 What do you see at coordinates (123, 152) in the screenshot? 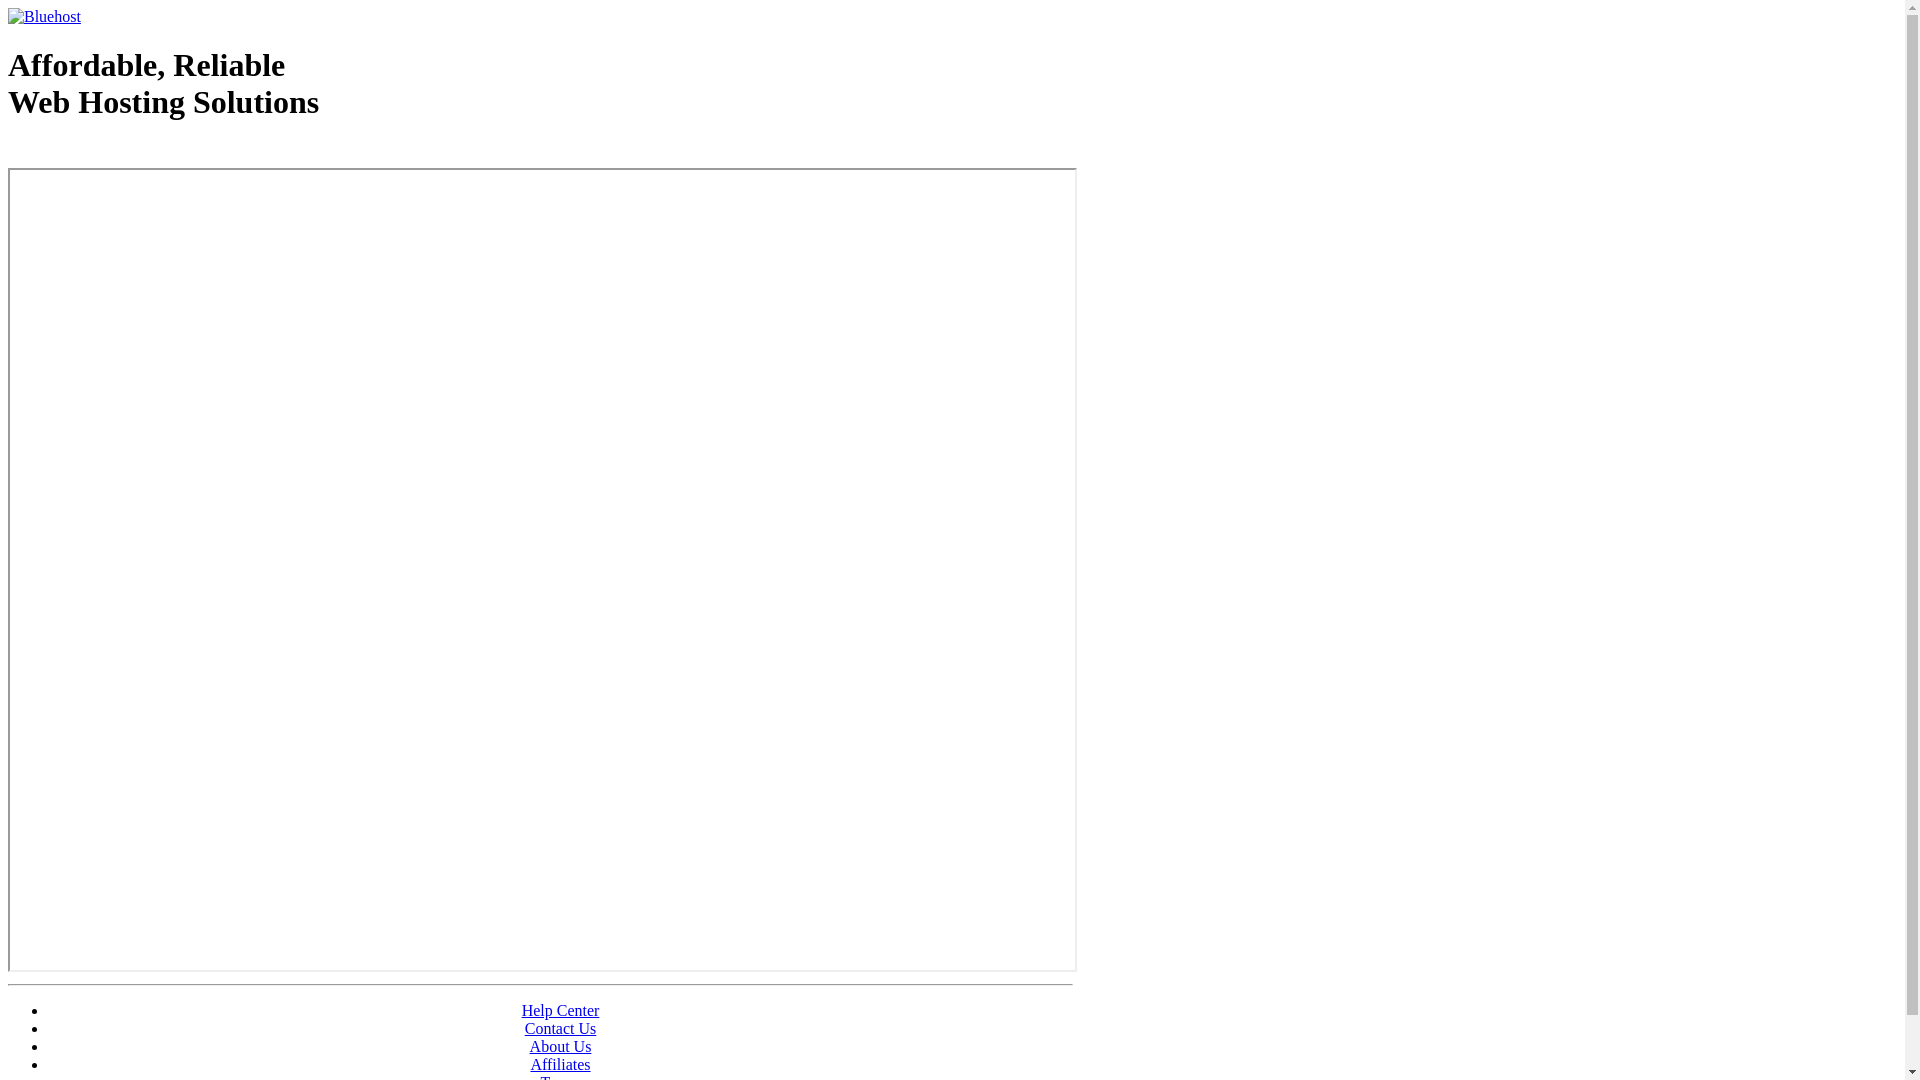
I see `'Web Hosting - courtesy of www.bluehost.com'` at bounding box center [123, 152].